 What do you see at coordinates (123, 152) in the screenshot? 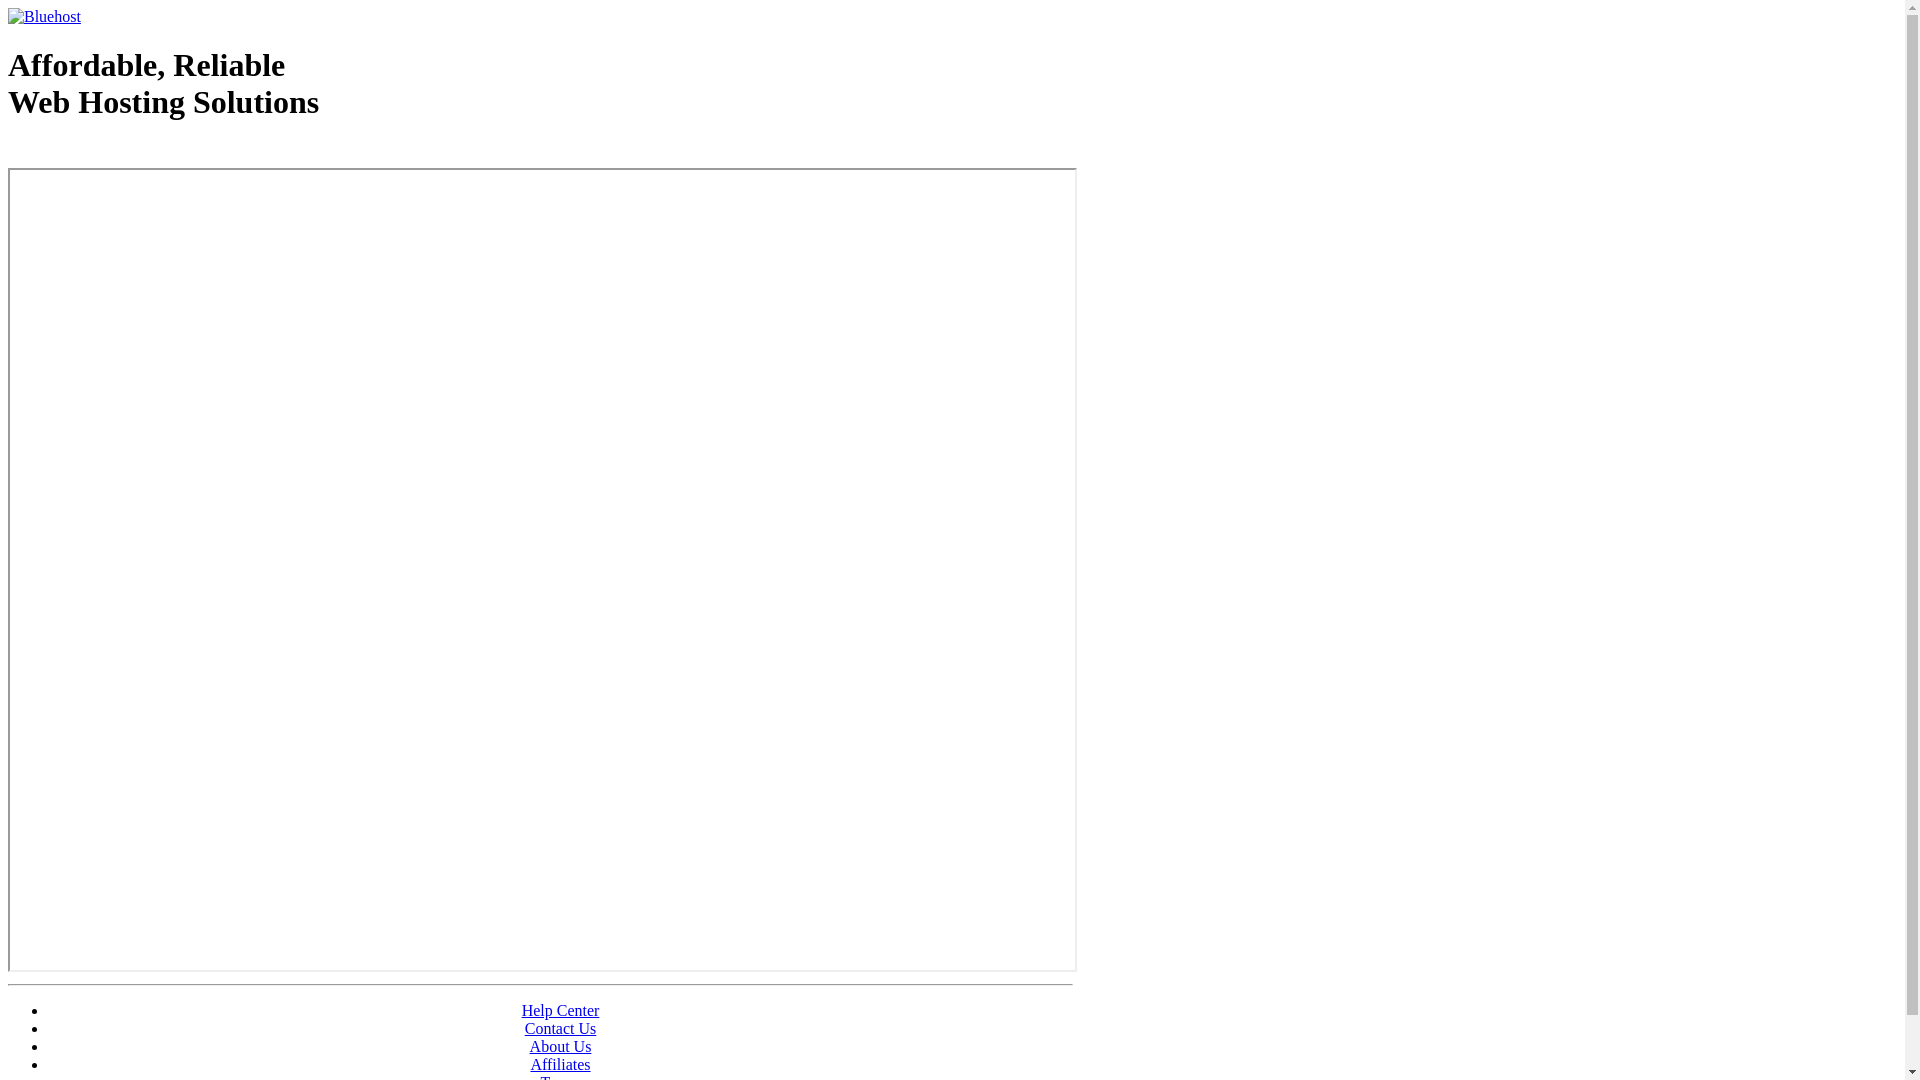
I see `'Web Hosting - courtesy of www.bluehost.com'` at bounding box center [123, 152].